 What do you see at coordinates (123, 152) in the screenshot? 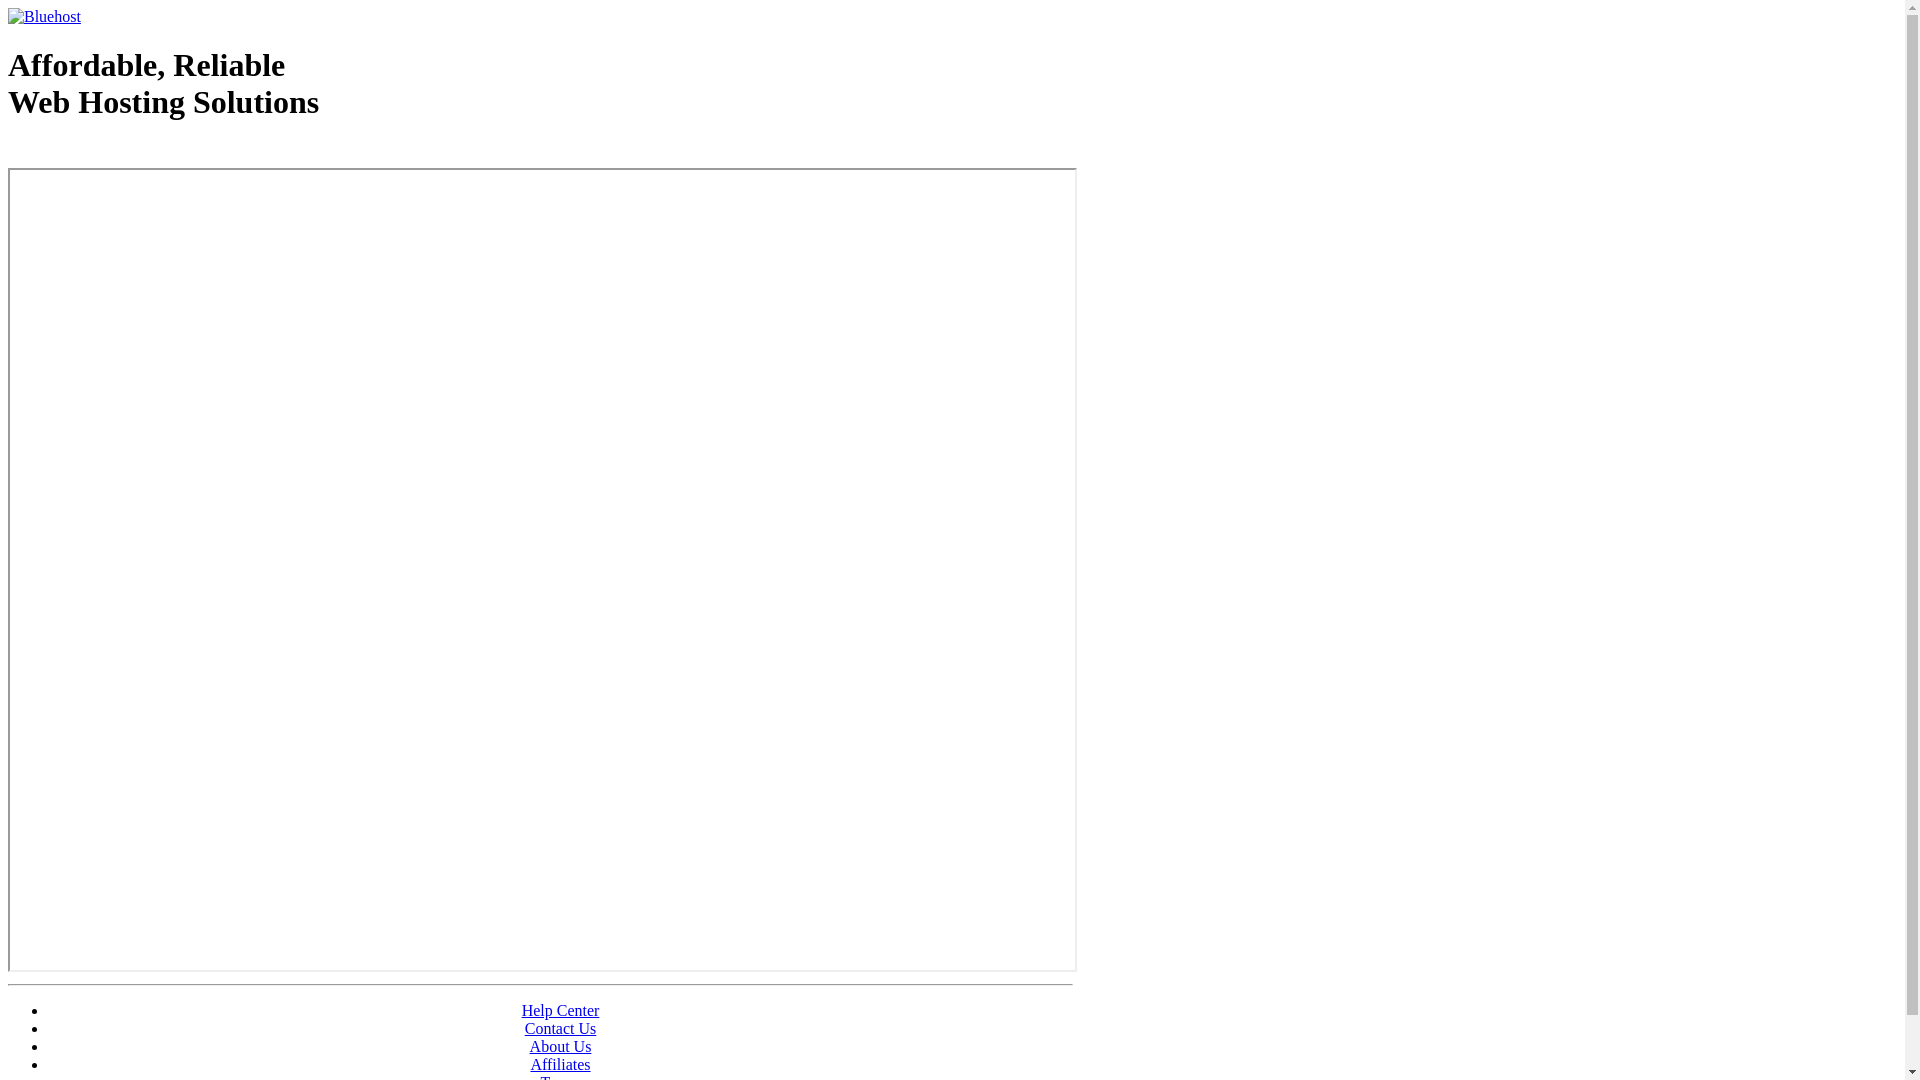
I see `'Web Hosting - courtesy of www.bluehost.com'` at bounding box center [123, 152].